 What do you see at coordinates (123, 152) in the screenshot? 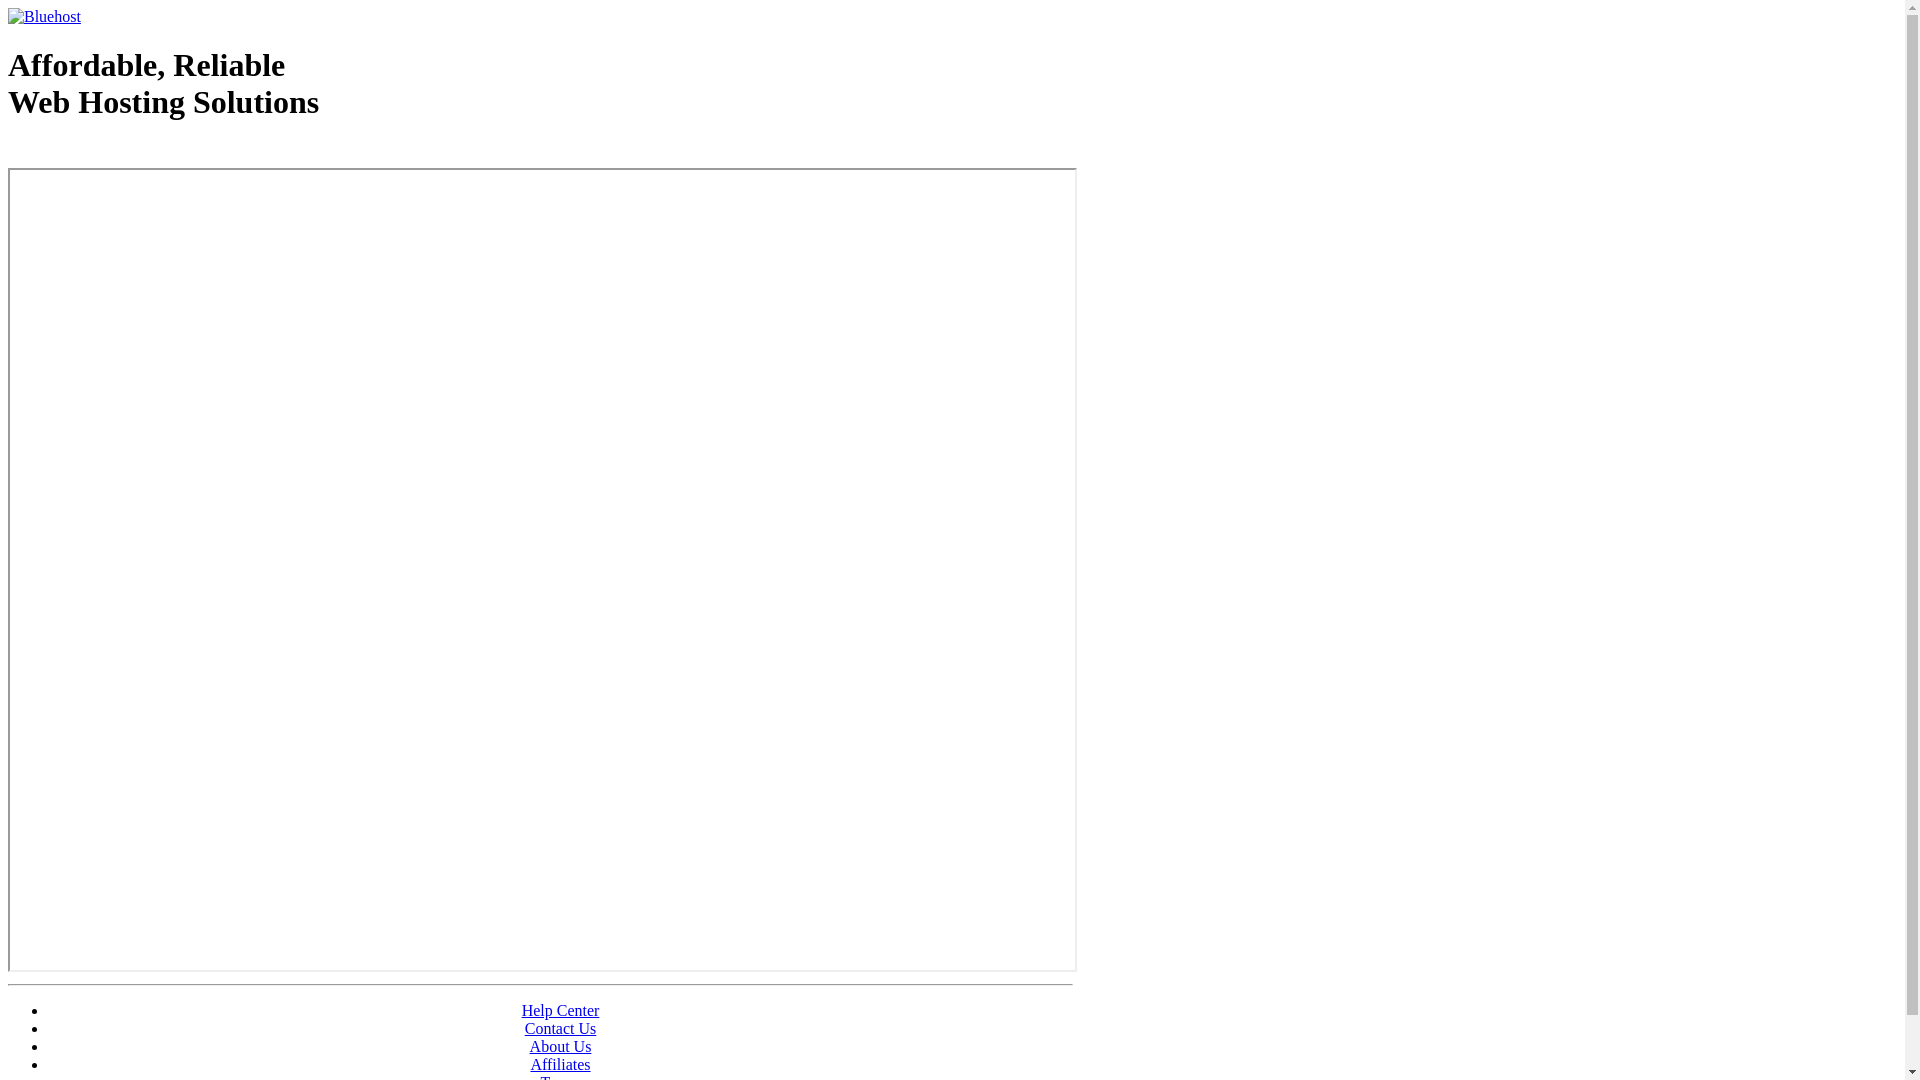
I see `'Web Hosting - courtesy of www.bluehost.com'` at bounding box center [123, 152].